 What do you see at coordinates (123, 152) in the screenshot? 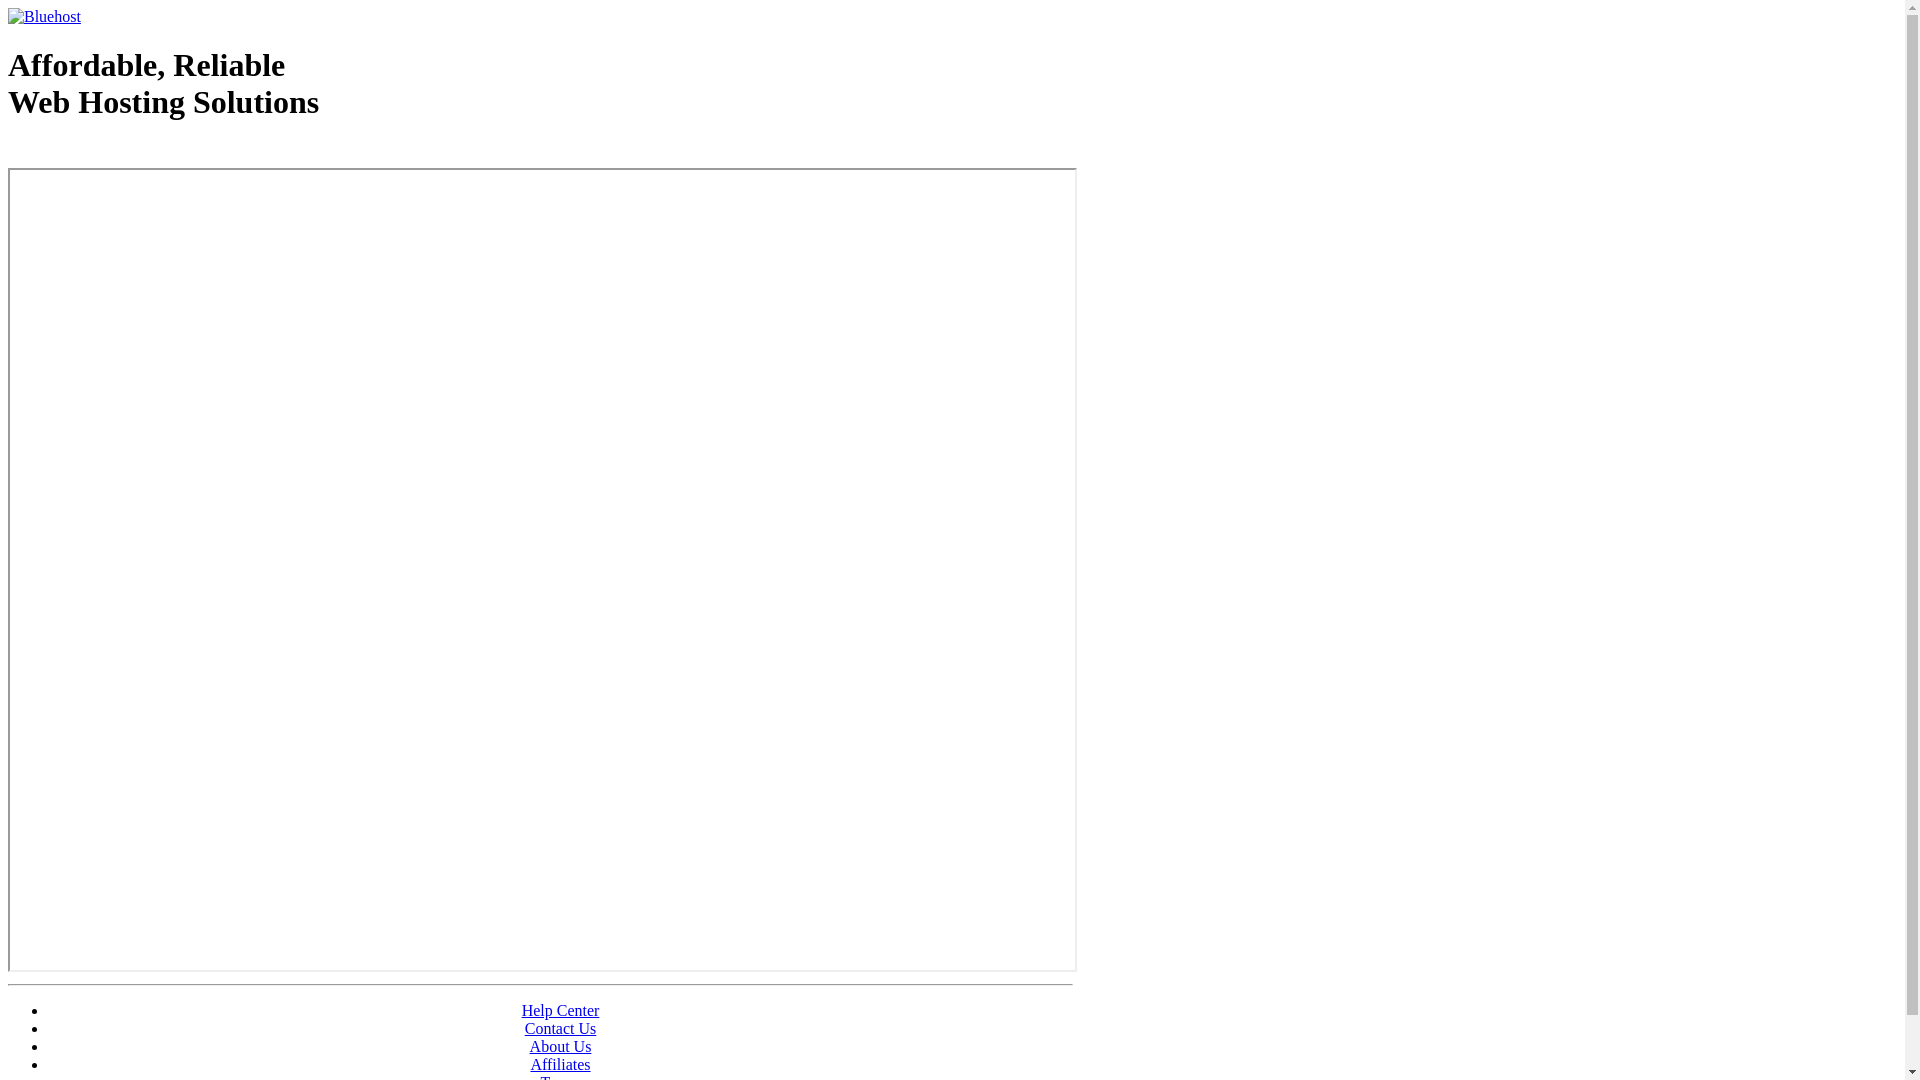
I see `'Web Hosting - courtesy of www.bluehost.com'` at bounding box center [123, 152].